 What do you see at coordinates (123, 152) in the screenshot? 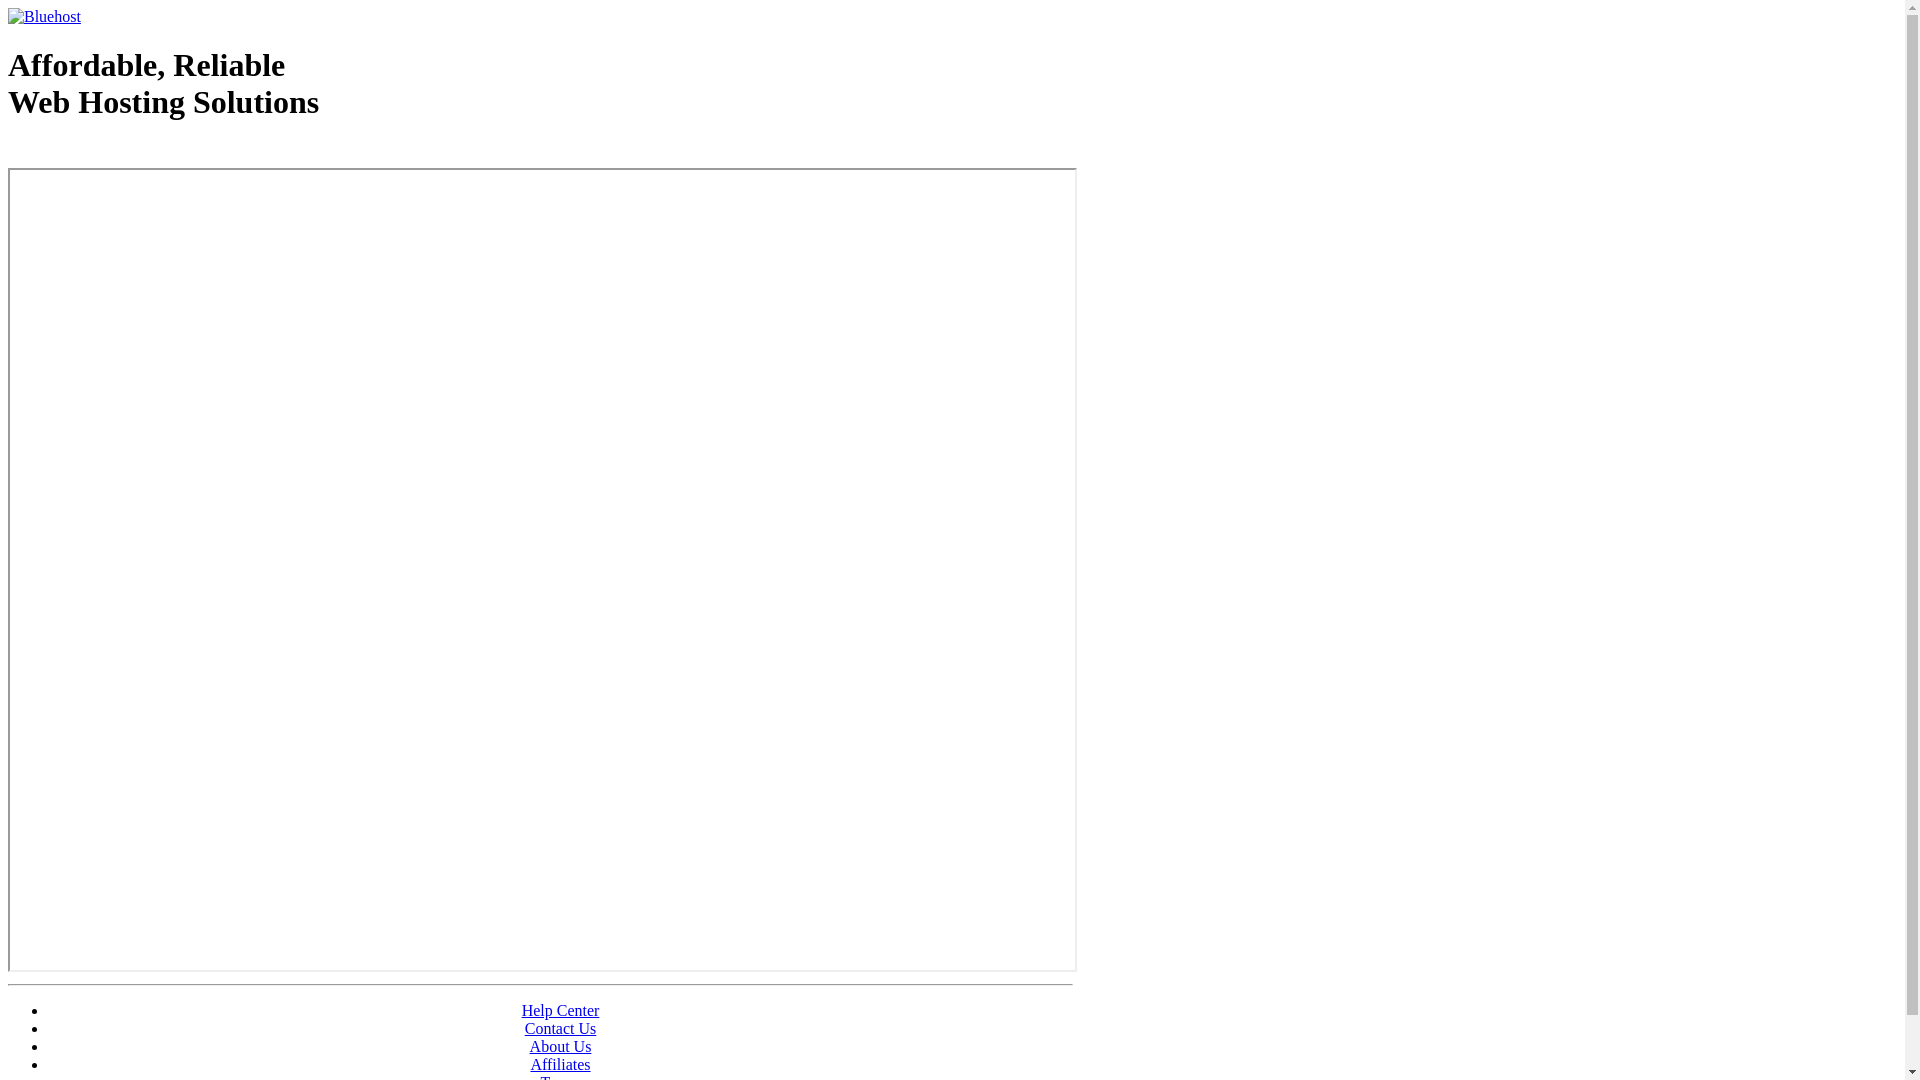
I see `'Web Hosting - courtesy of www.bluehost.com'` at bounding box center [123, 152].